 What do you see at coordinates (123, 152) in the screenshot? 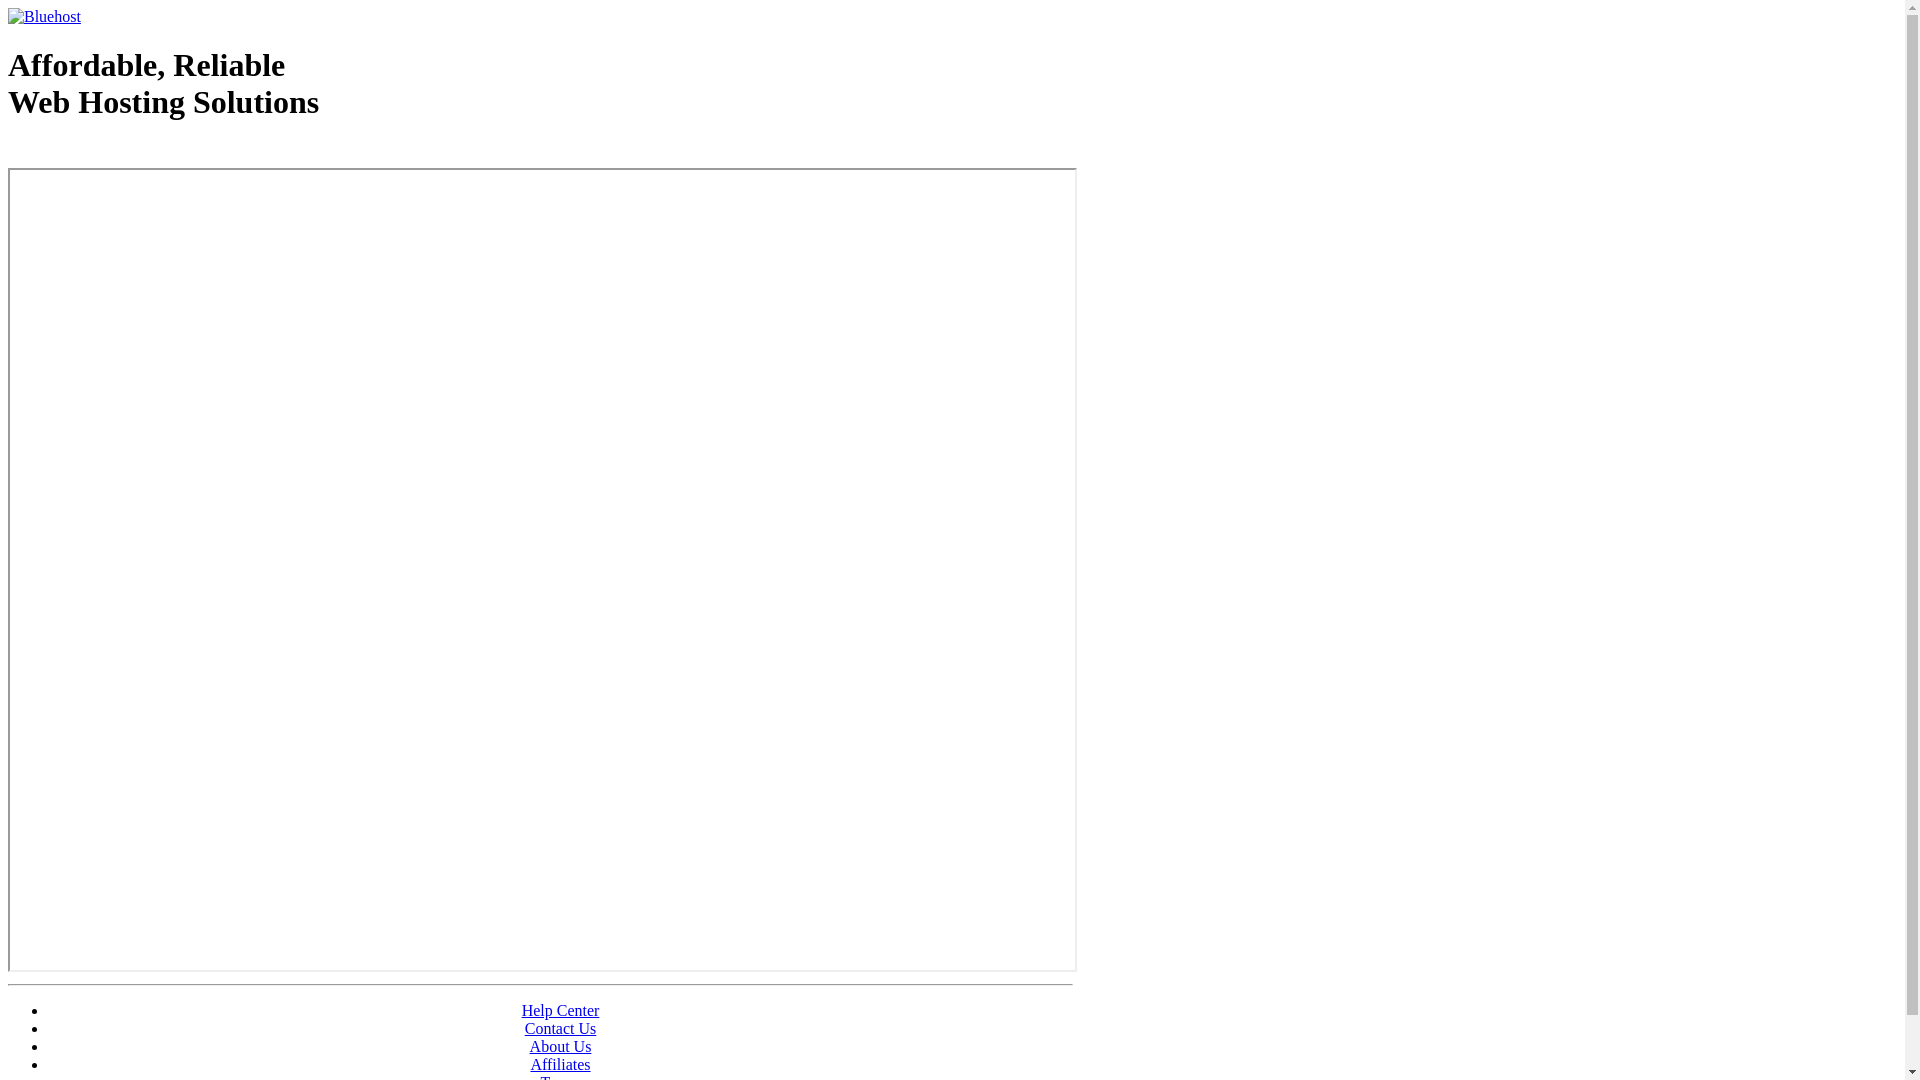
I see `'Web Hosting - courtesy of www.bluehost.com'` at bounding box center [123, 152].